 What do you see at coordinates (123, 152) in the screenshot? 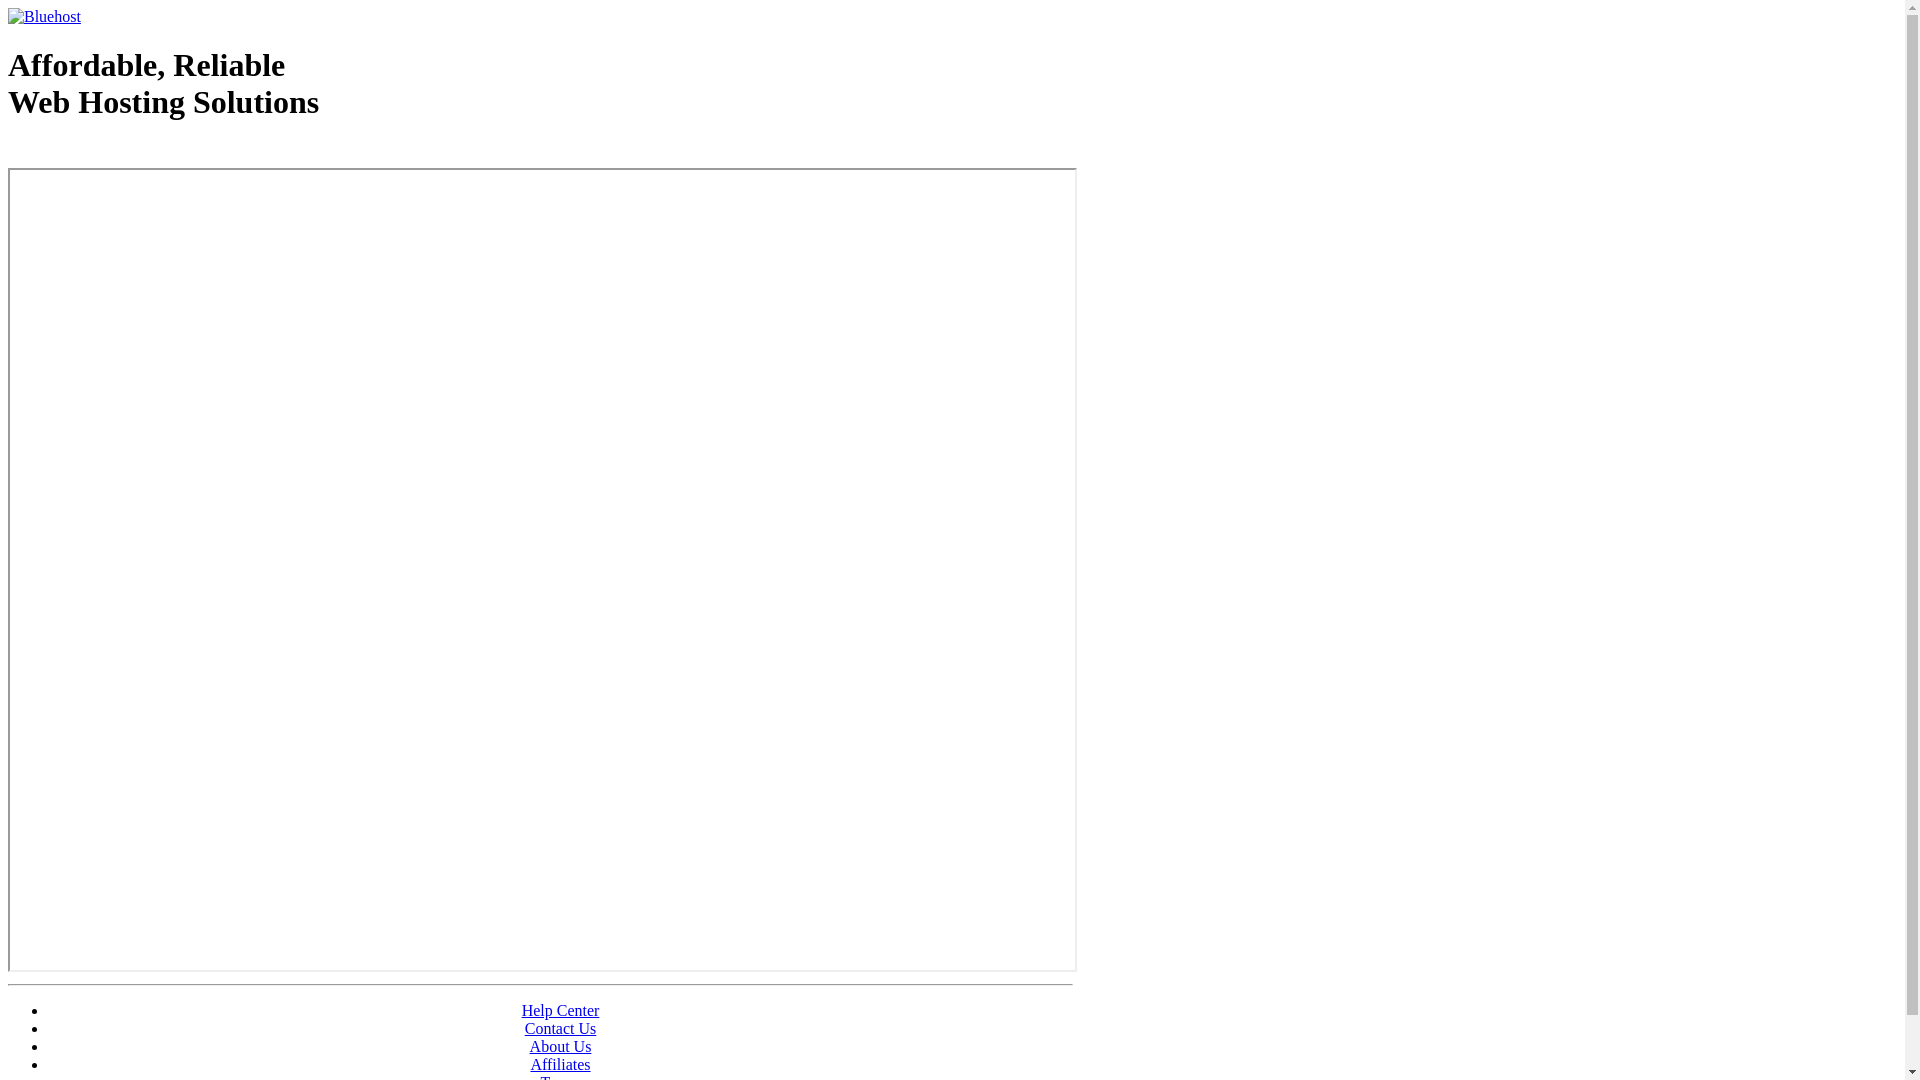
I see `'Web Hosting - courtesy of www.bluehost.com'` at bounding box center [123, 152].